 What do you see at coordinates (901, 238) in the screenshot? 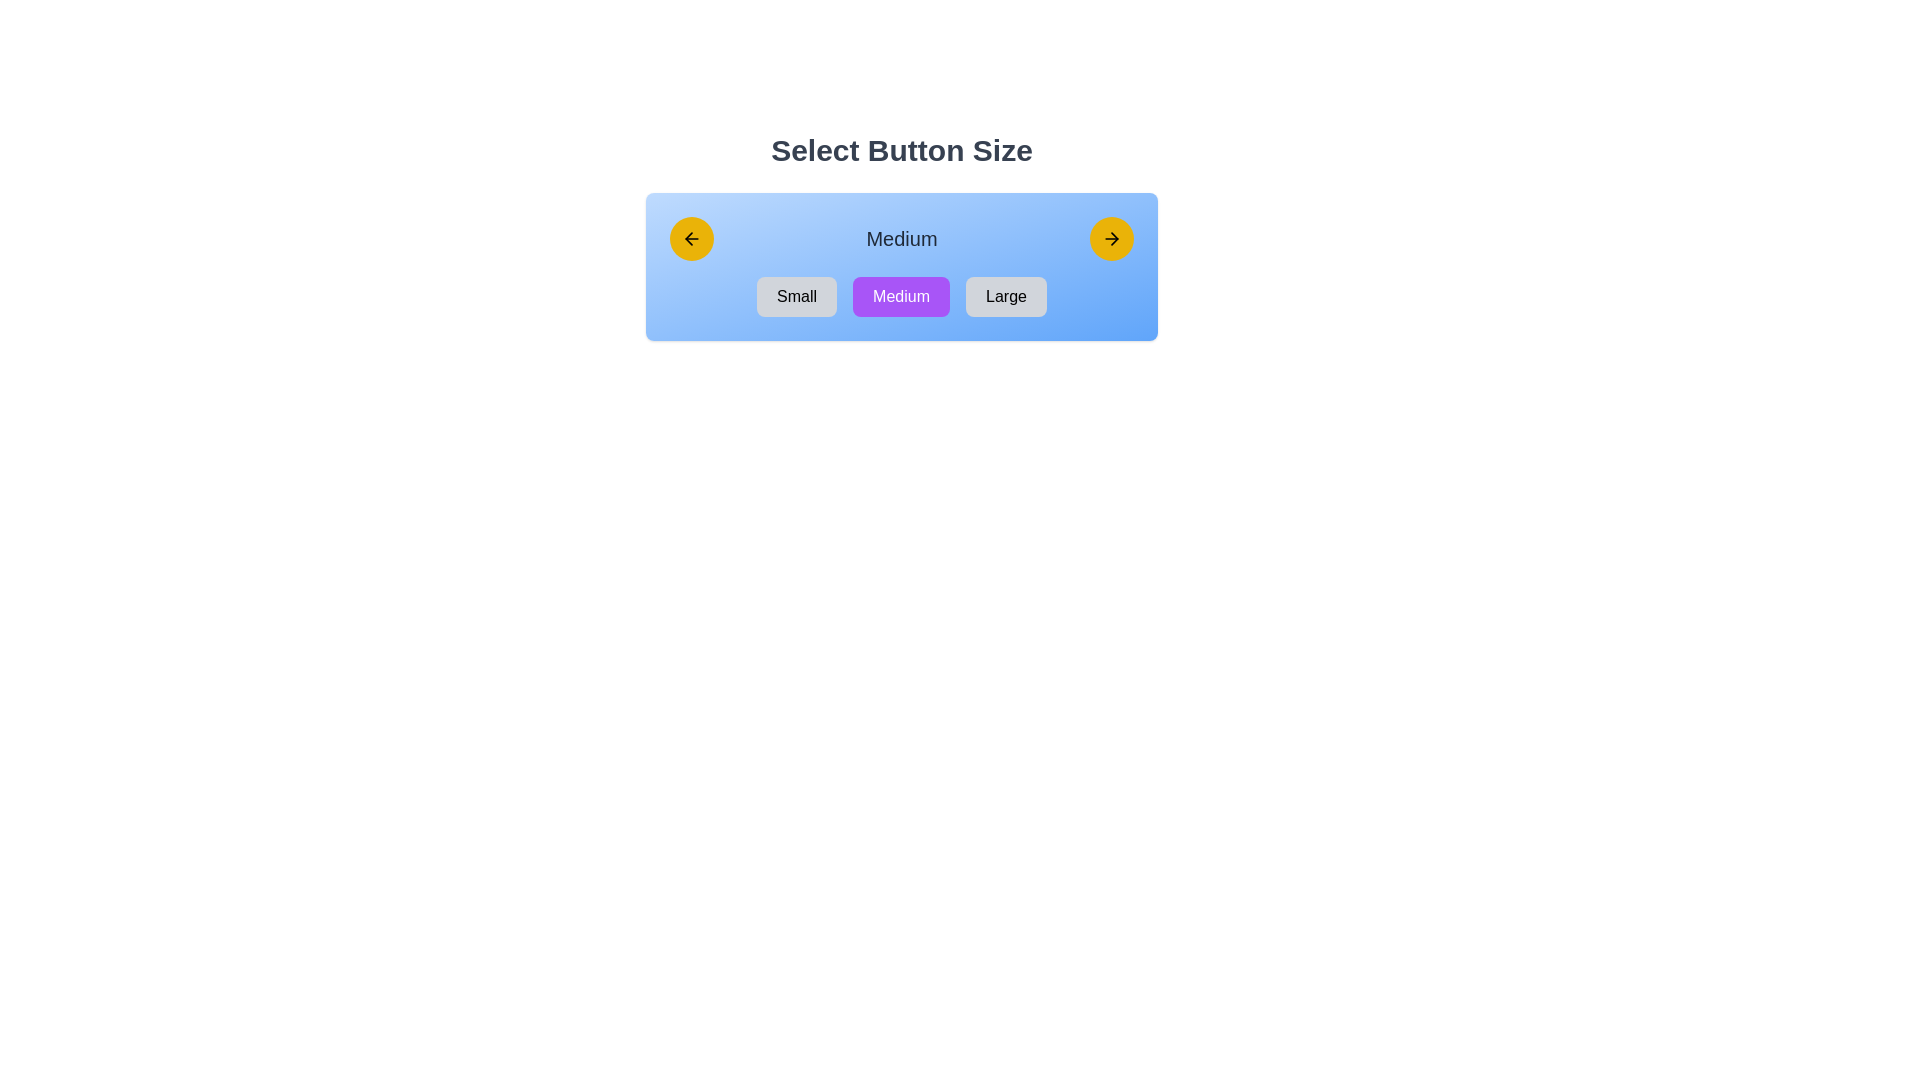
I see `the static text display element that reads 'Medium', which is styled in medium font size and gray color, located between two circular yellow buttons` at bounding box center [901, 238].